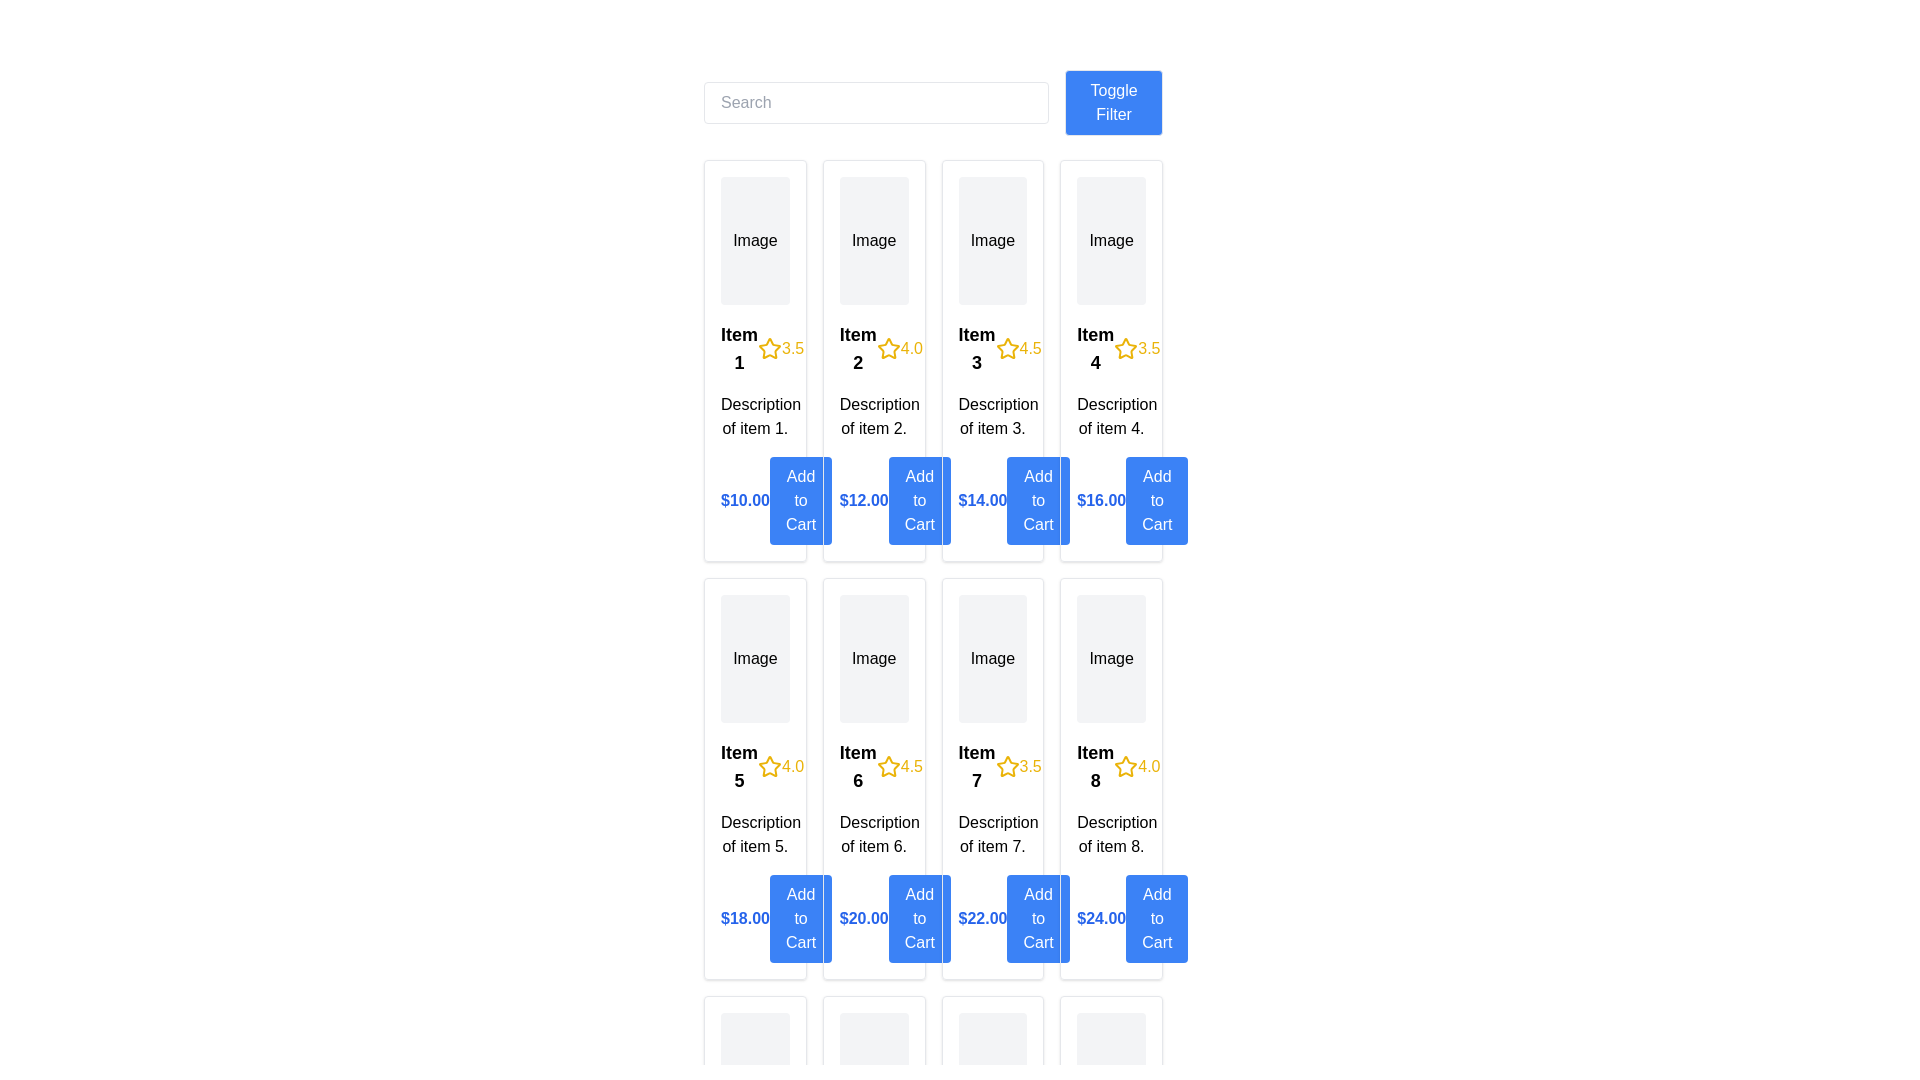 Image resolution: width=1920 pixels, height=1080 pixels. I want to click on the text element displaying '$20.00' in bold blue font, located above the 'Add to Cart' button in the sixth column of the grid layout, so click(864, 918).